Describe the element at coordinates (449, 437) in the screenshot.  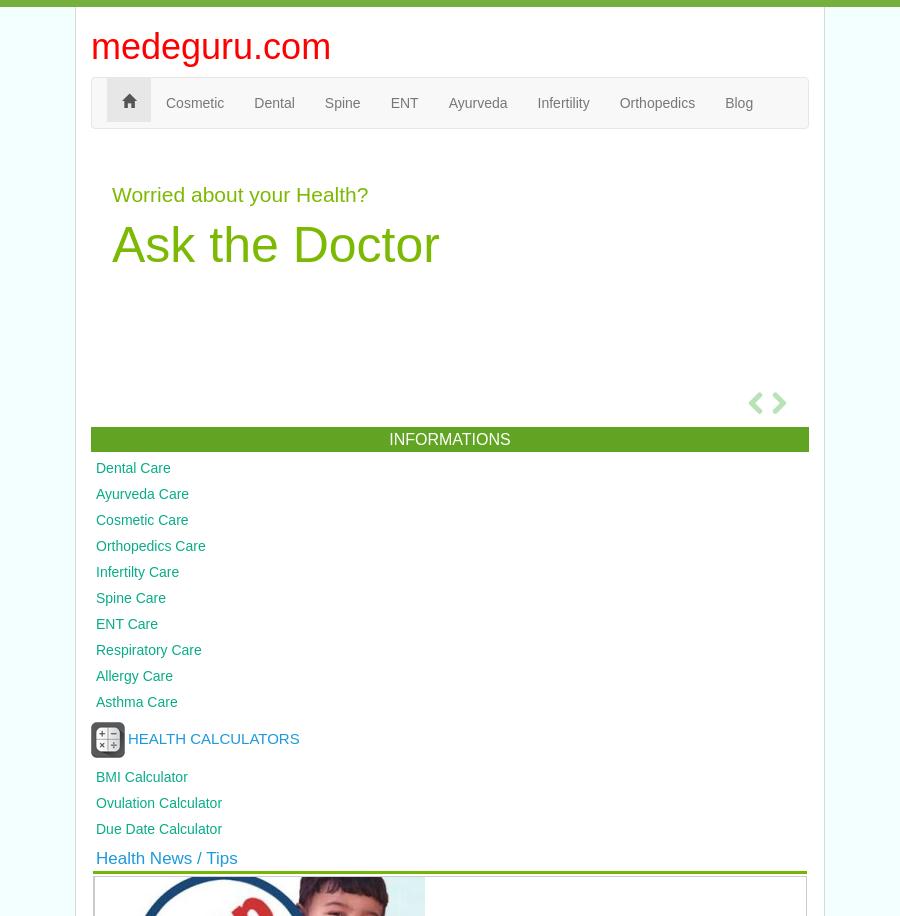
I see `'INFORMATIONS'` at that location.